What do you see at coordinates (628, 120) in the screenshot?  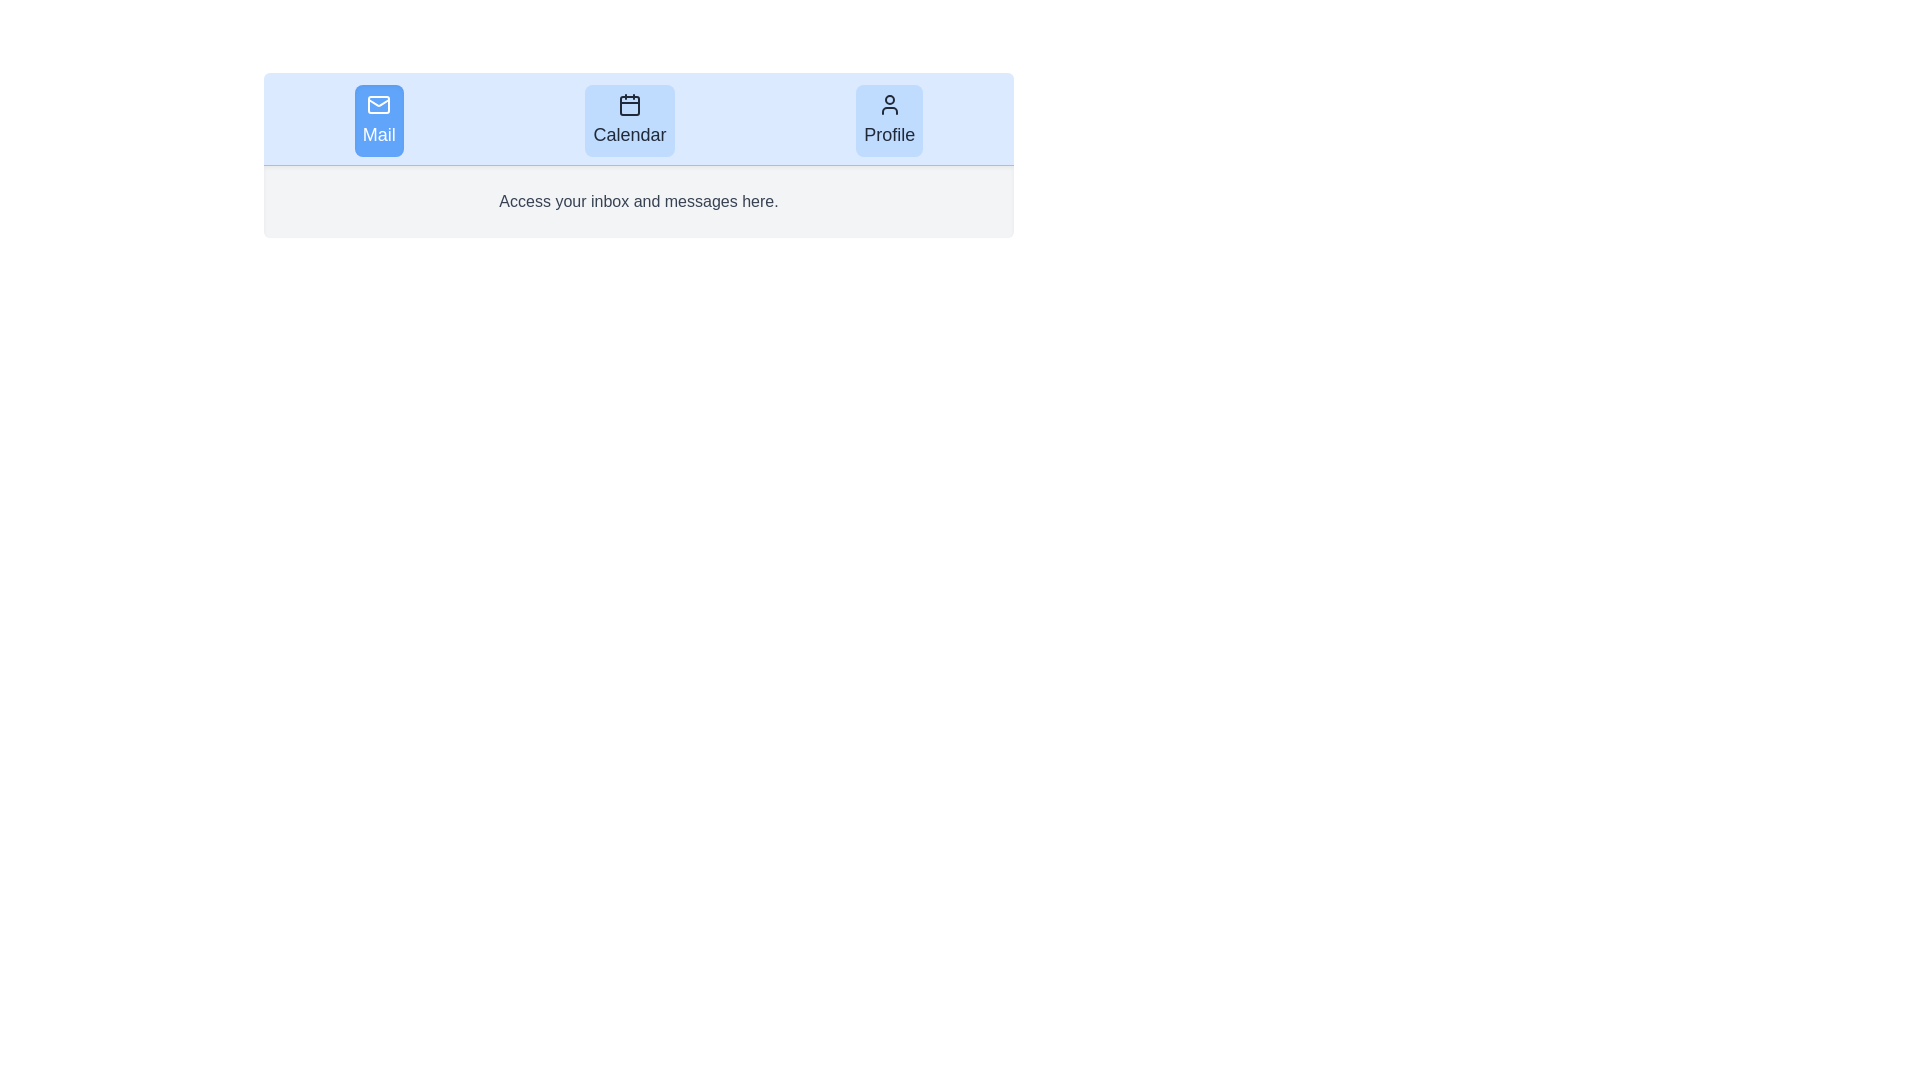 I see `the tab corresponding to Calendar to view its content` at bounding box center [628, 120].